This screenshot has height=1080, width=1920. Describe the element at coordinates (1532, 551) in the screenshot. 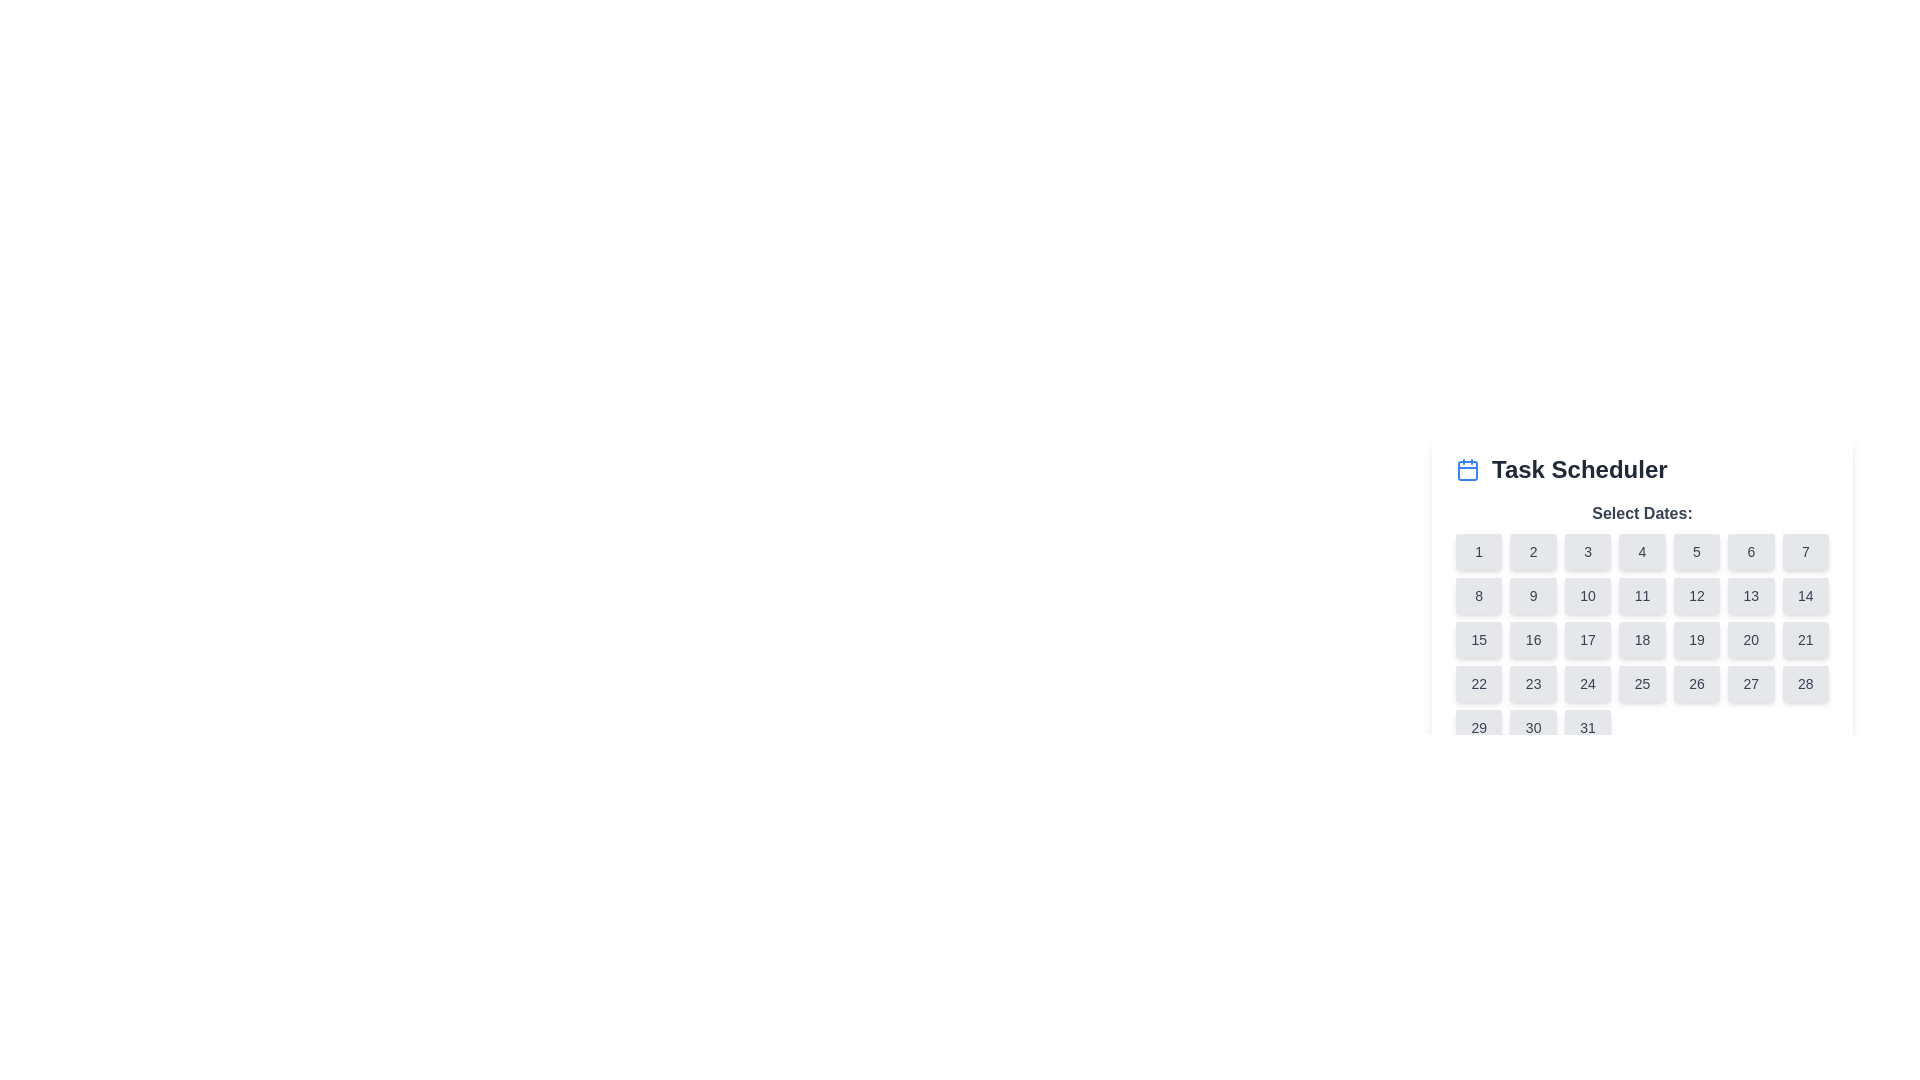

I see `the button representing the second day of the month` at that location.